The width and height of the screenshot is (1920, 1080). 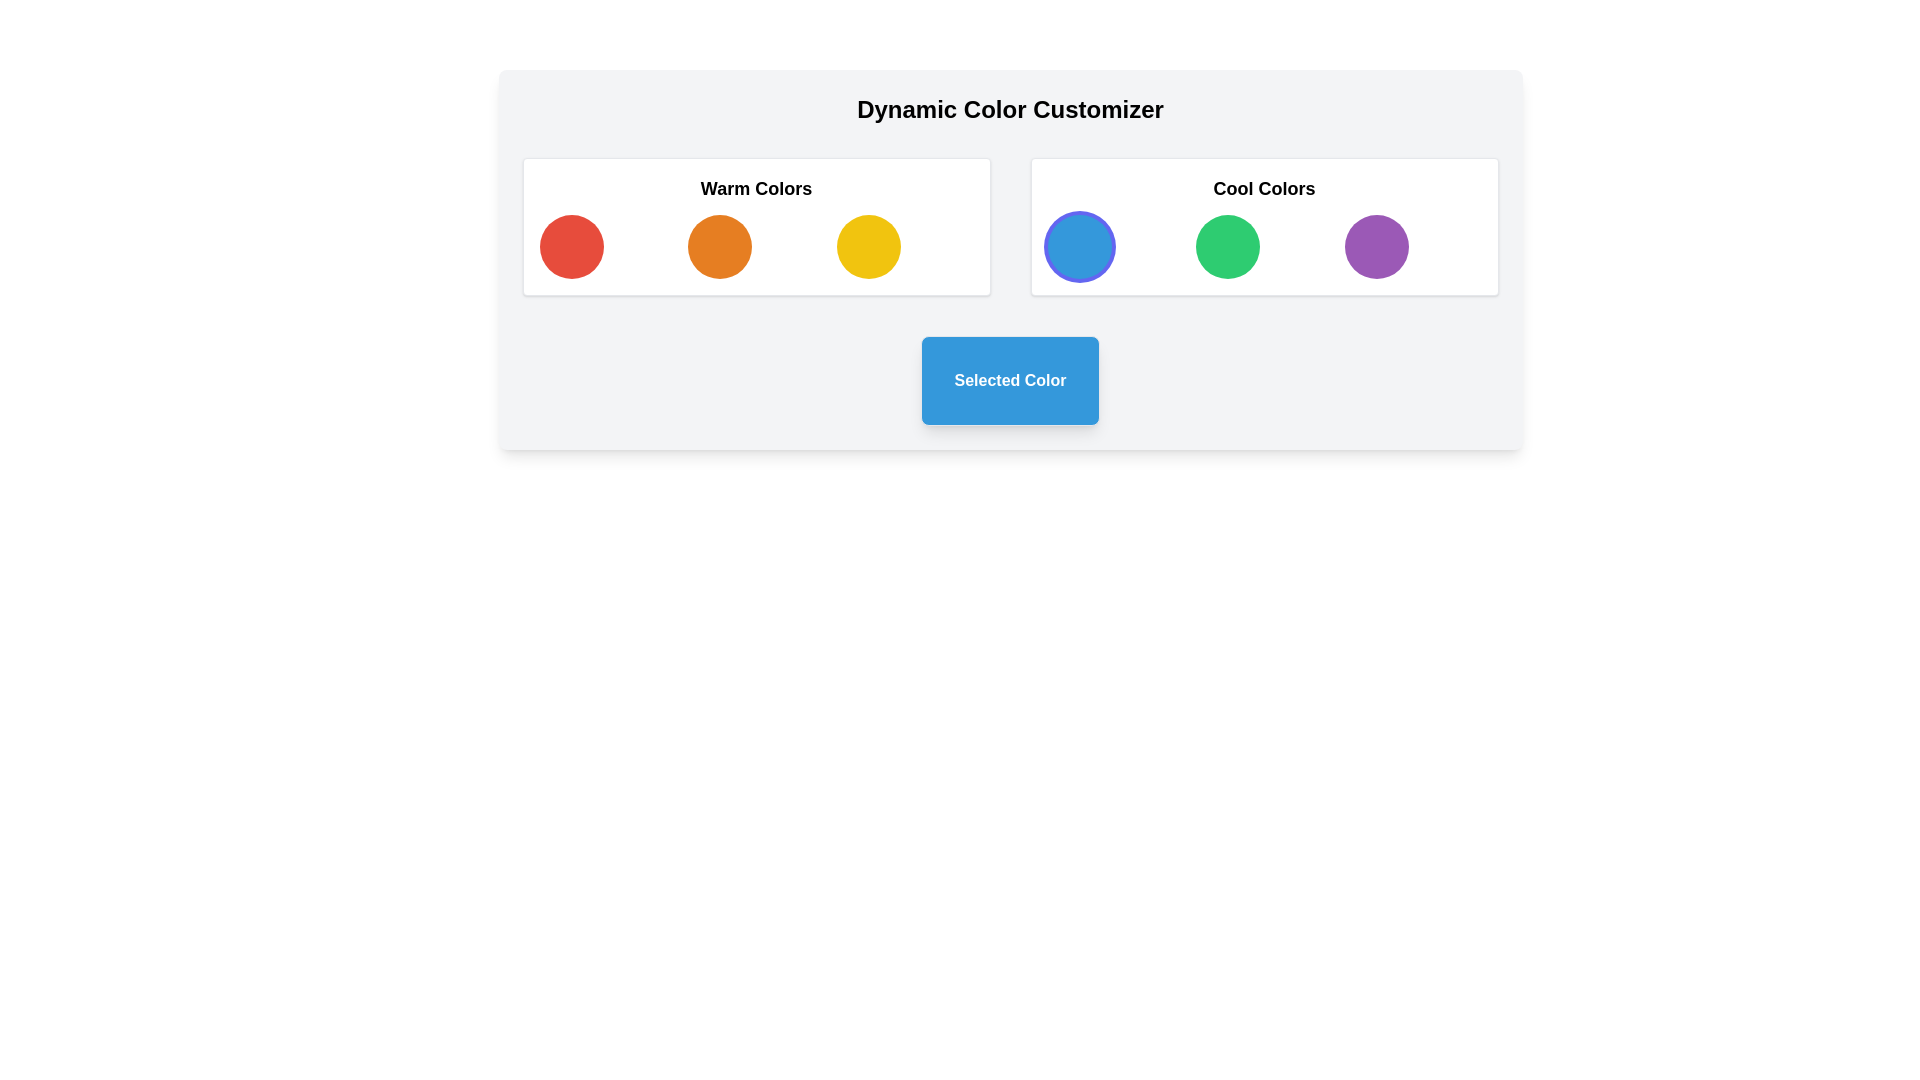 I want to click on the rectangular button with rounded corners and a blue background labeled 'Selected Color' located at the bottom of the interface, so click(x=1010, y=381).